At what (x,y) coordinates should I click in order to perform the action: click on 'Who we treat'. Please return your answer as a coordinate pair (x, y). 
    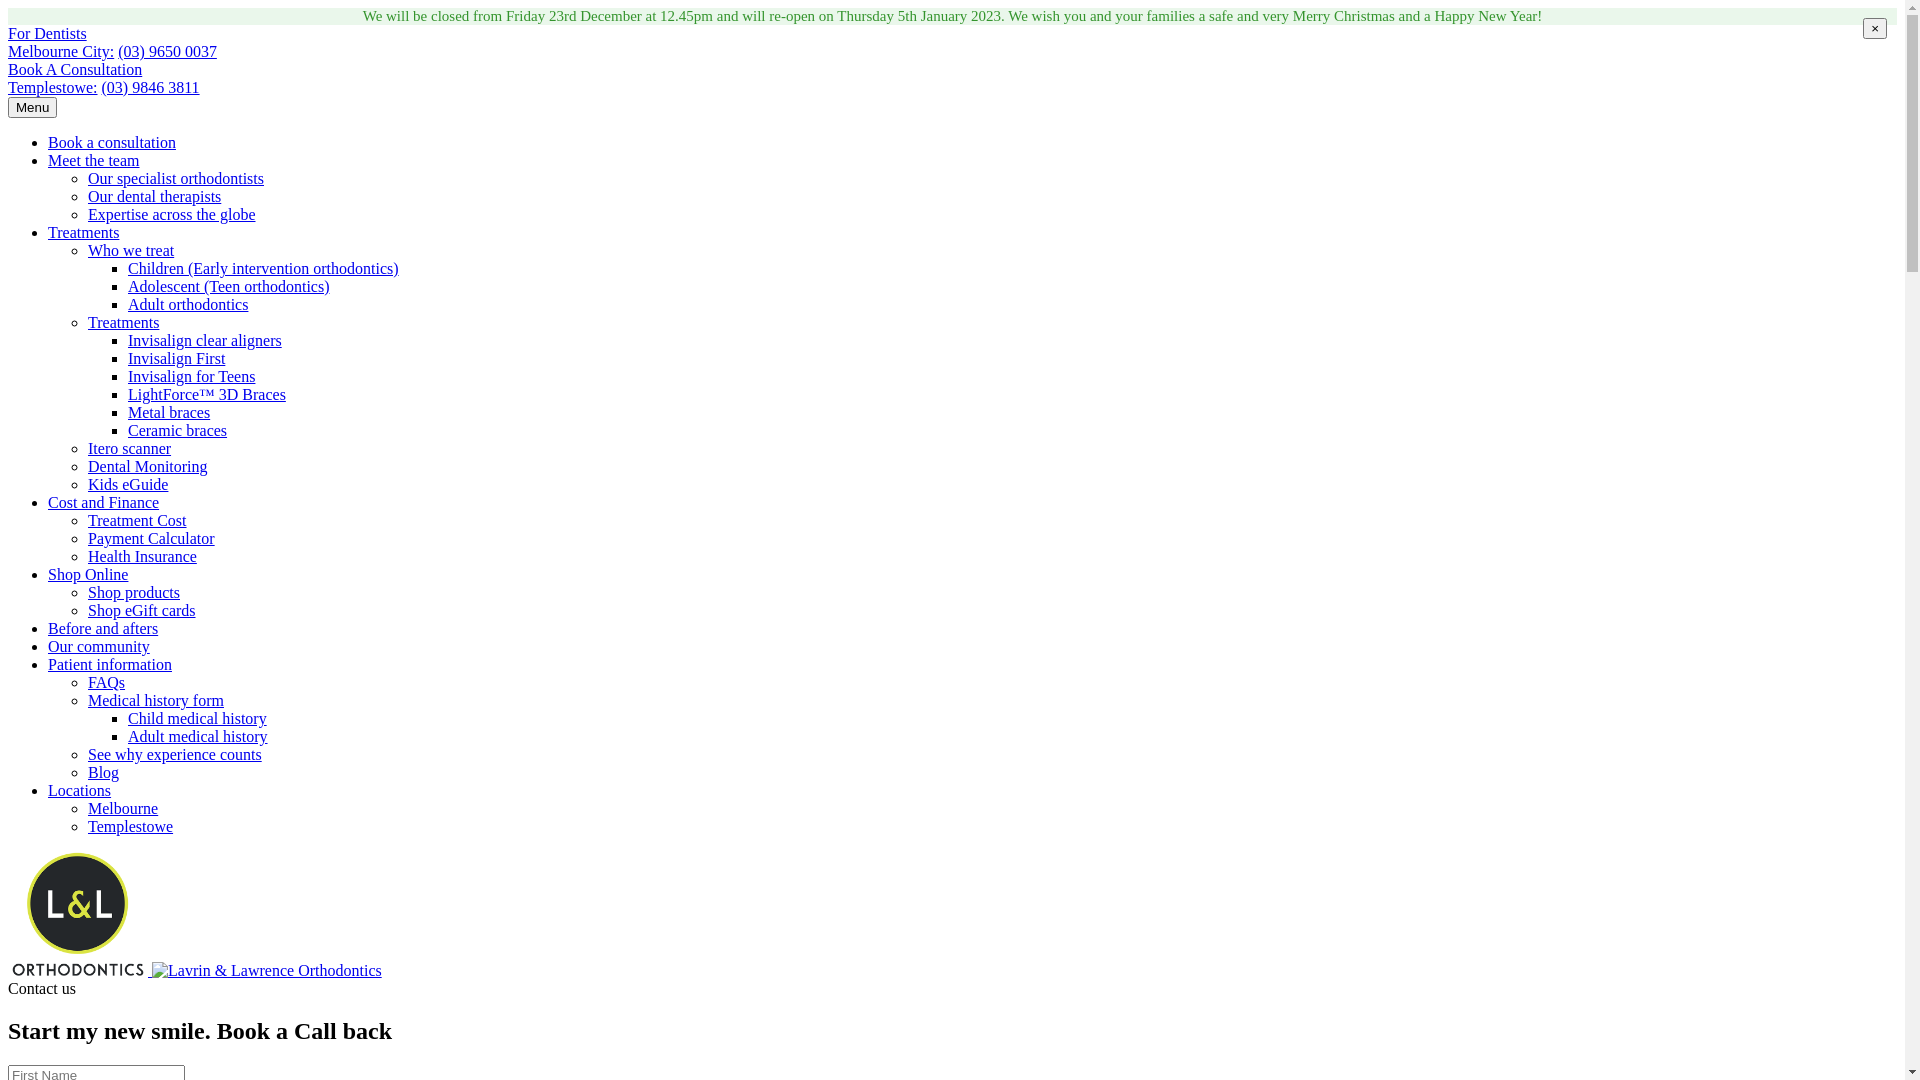
    Looking at the image, I should click on (86, 249).